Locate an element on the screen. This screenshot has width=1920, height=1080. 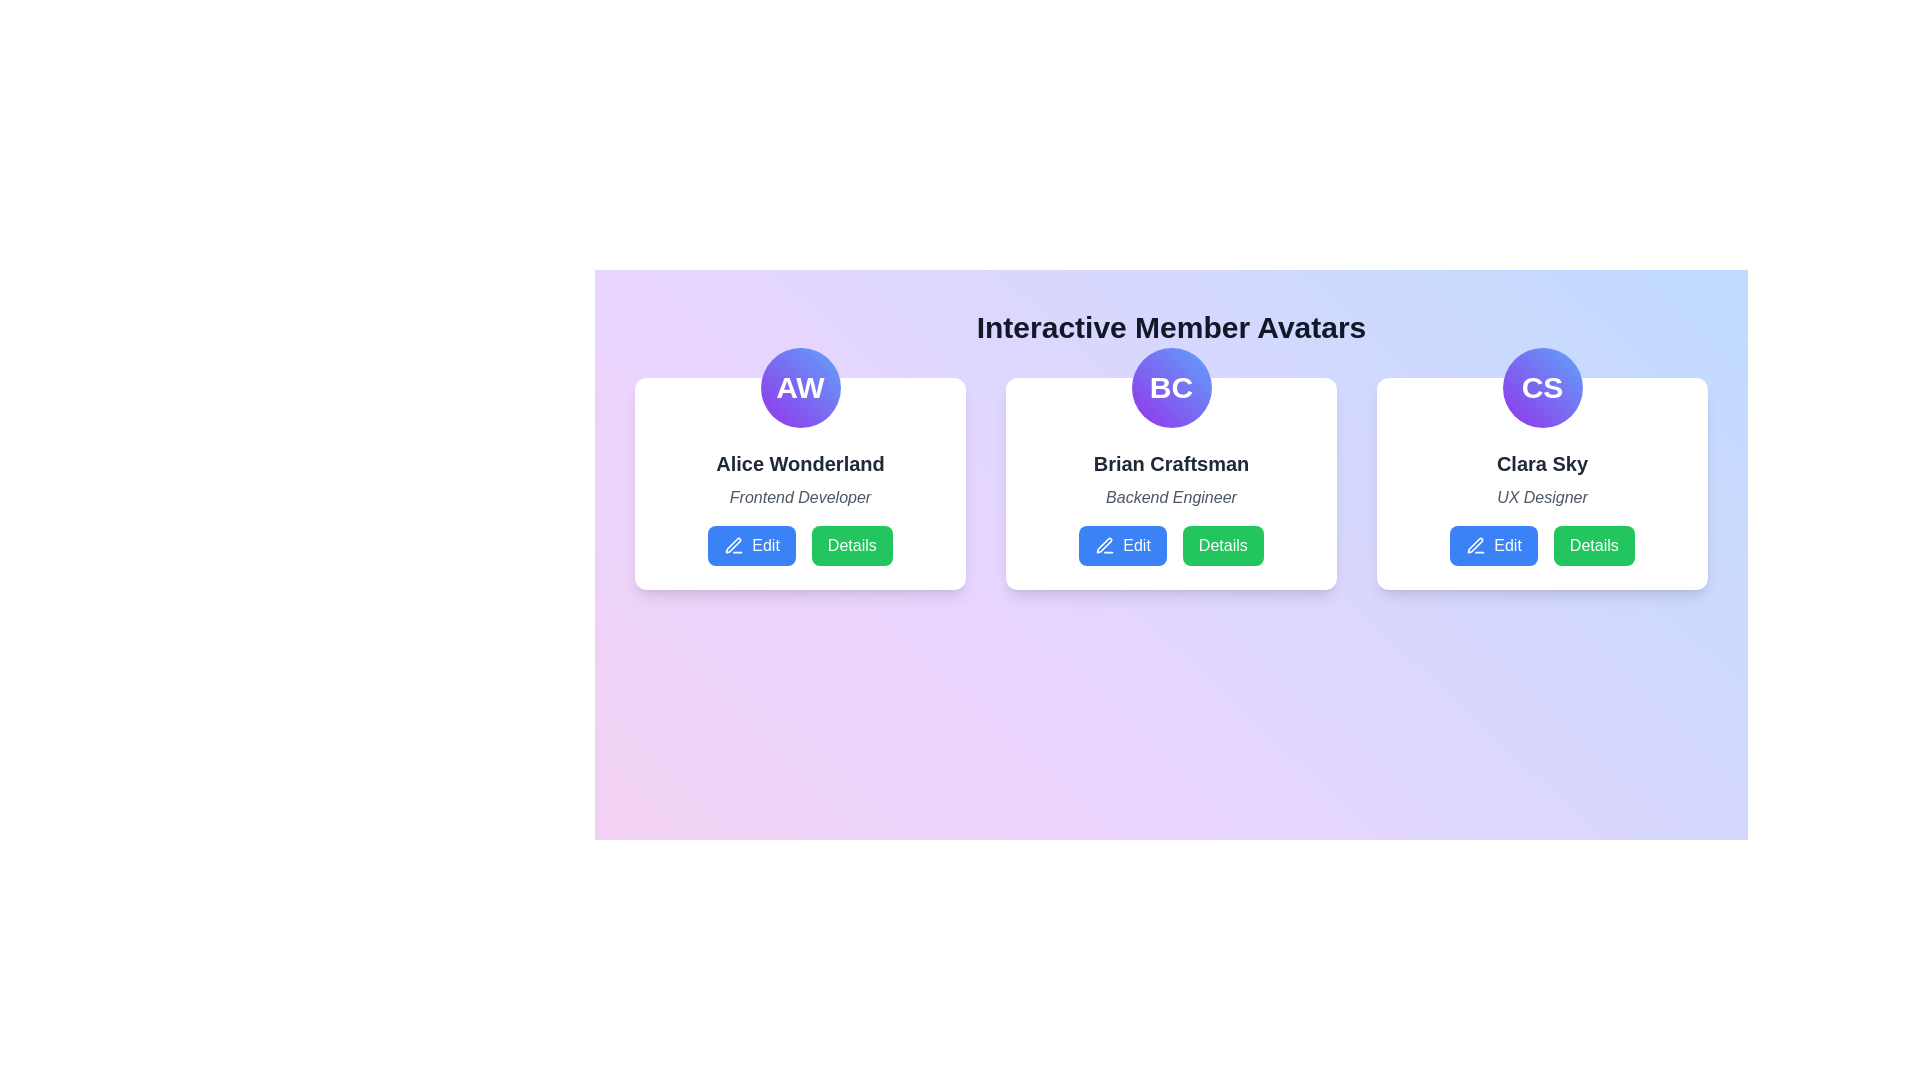
the blue 'Edit' button with a white pen icon to initiate an edit action is located at coordinates (751, 546).